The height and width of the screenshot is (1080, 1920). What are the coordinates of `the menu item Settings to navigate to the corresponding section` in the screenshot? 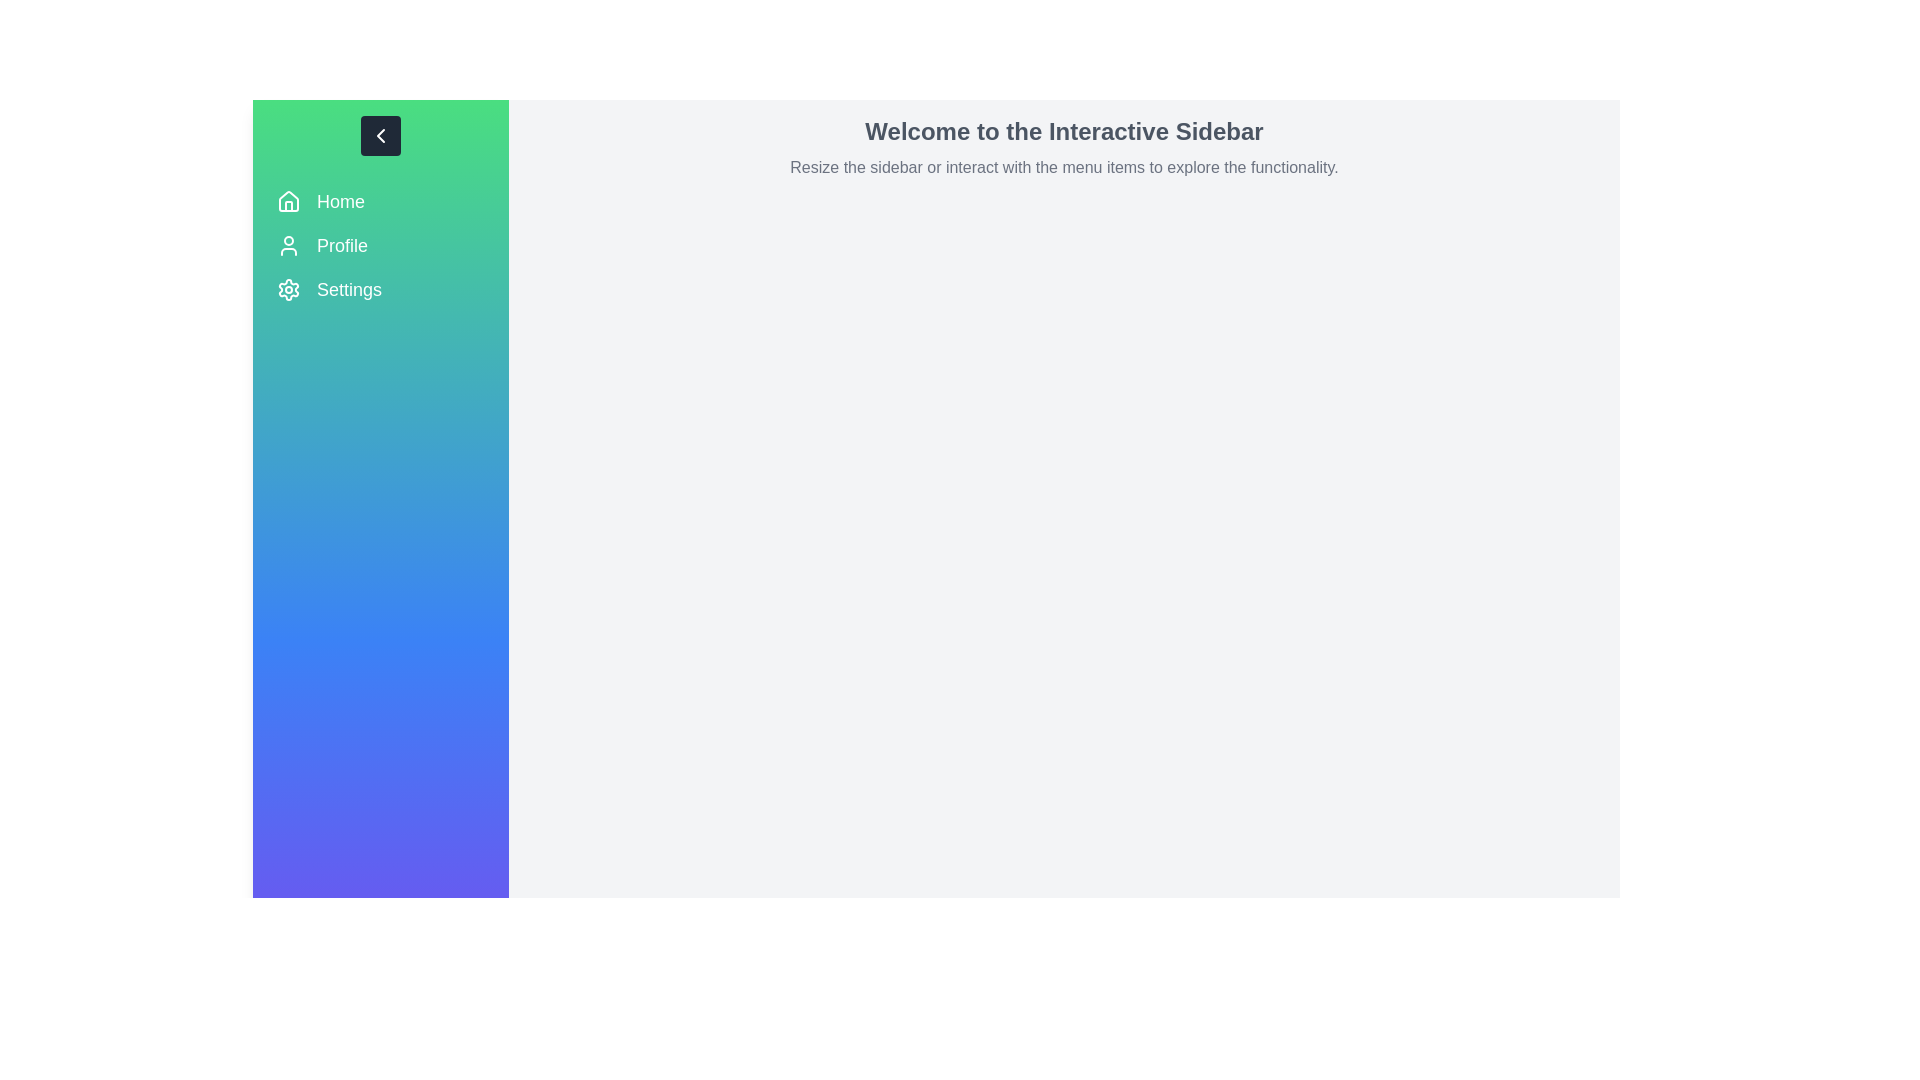 It's located at (380, 289).